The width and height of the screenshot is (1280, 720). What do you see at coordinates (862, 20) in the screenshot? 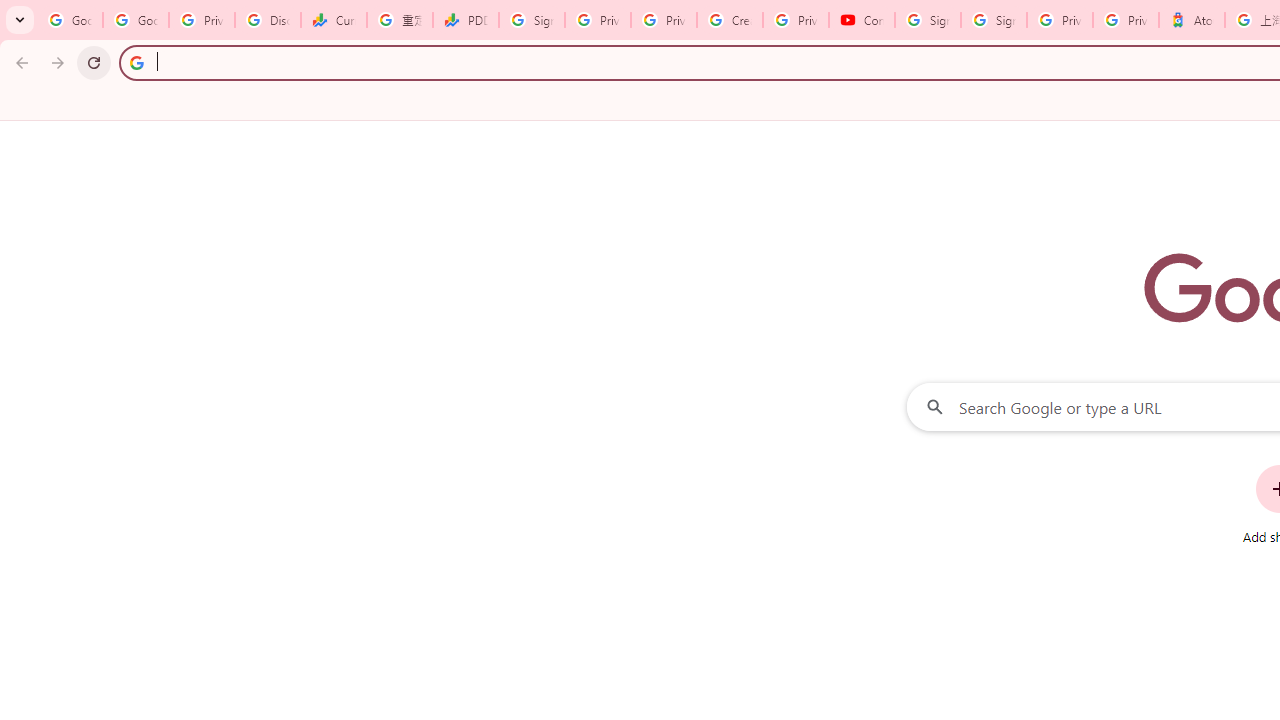
I see `'Content Creator Programs & Opportunities - YouTube Creators'` at bounding box center [862, 20].